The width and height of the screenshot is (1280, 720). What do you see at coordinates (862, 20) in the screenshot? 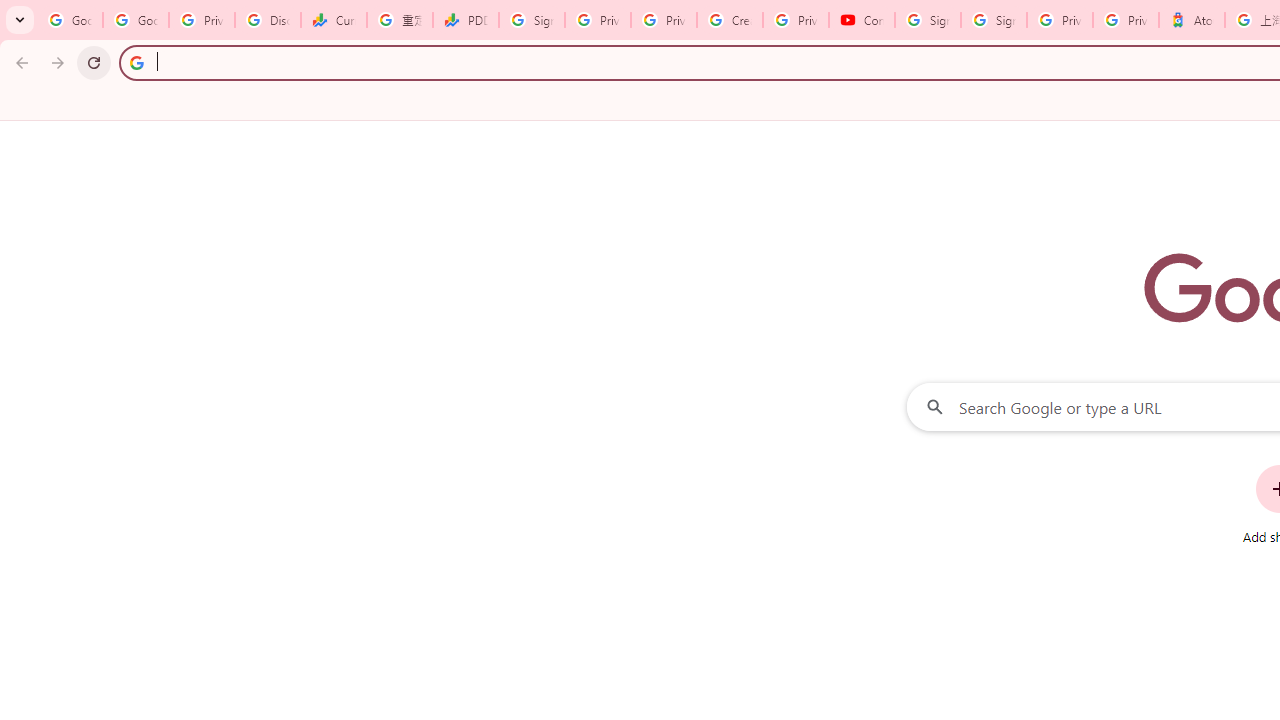
I see `'Content Creator Programs & Opportunities - YouTube Creators'` at bounding box center [862, 20].